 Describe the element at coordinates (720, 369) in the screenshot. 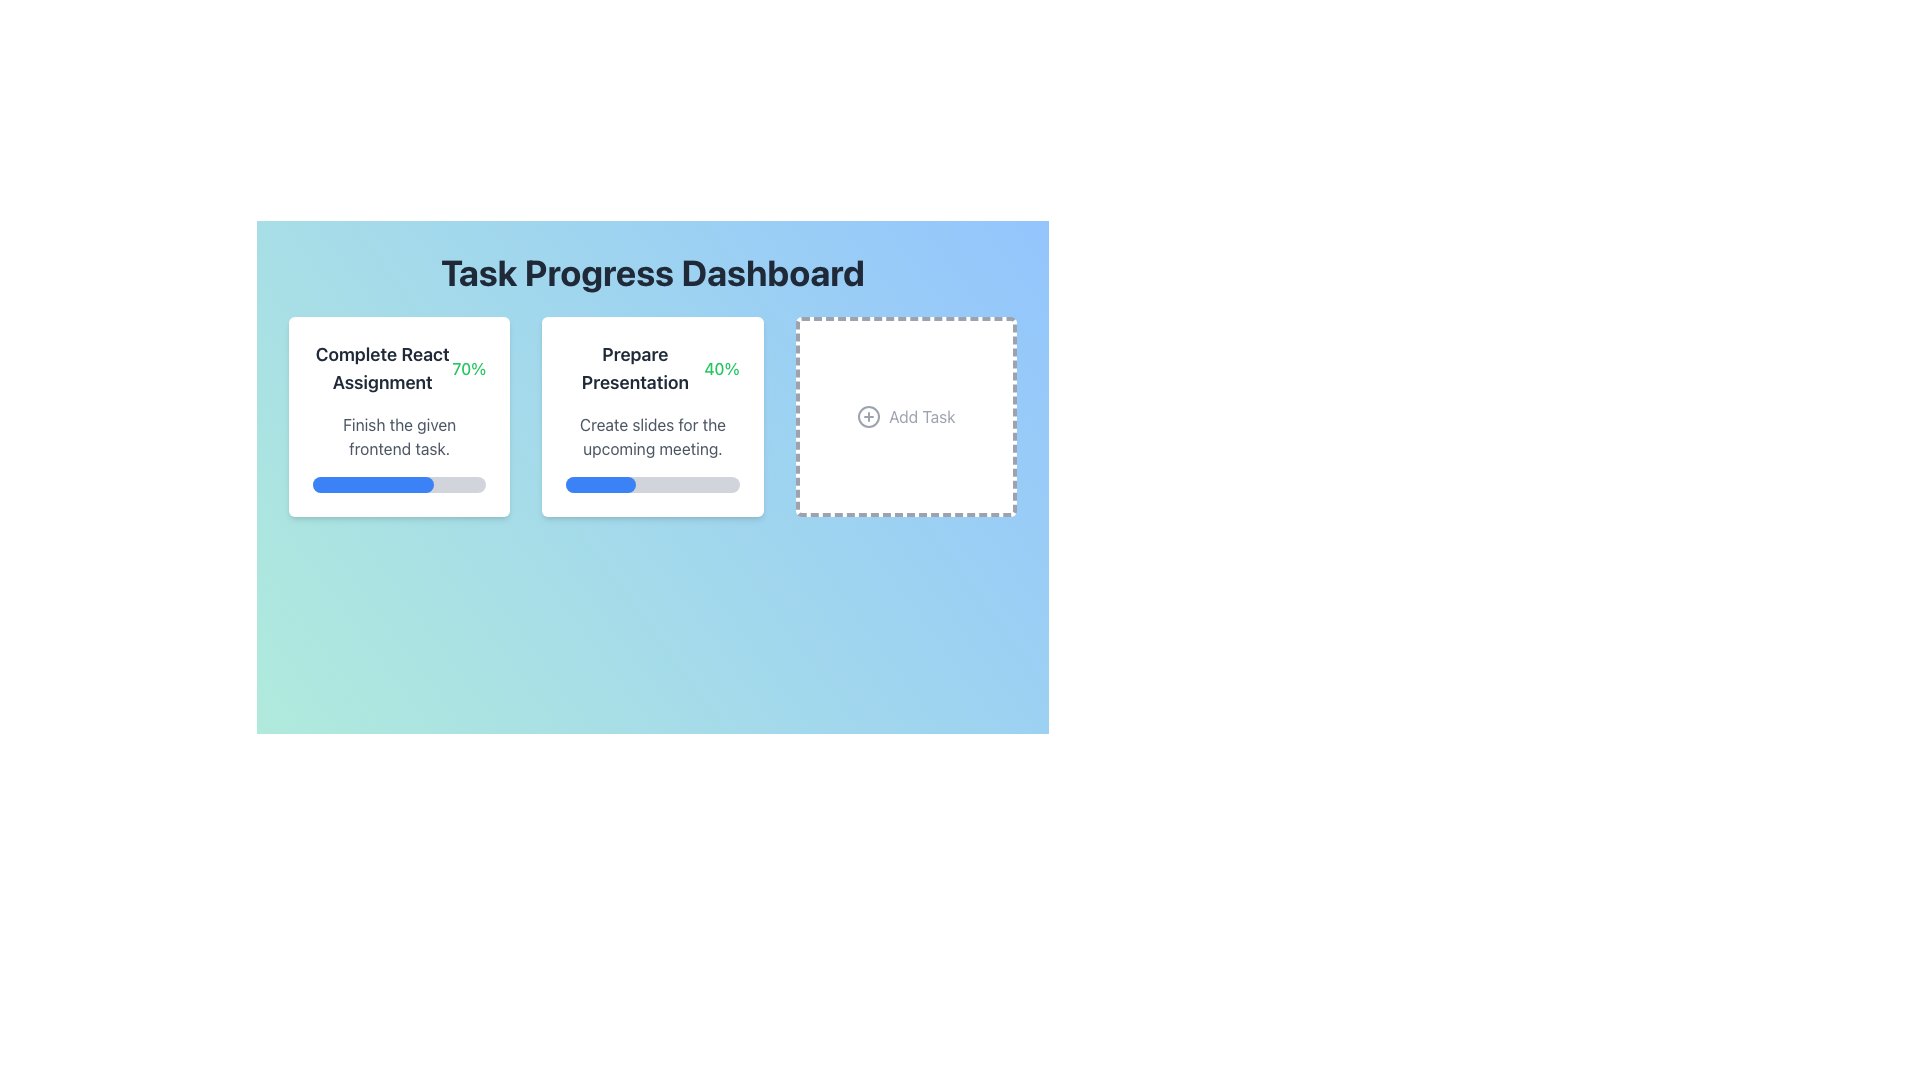

I see `the text label displaying '40%' in green color, which is positioned to the right of the 'Prepare Presentation' title within the second card of the task progress dashboard` at that location.